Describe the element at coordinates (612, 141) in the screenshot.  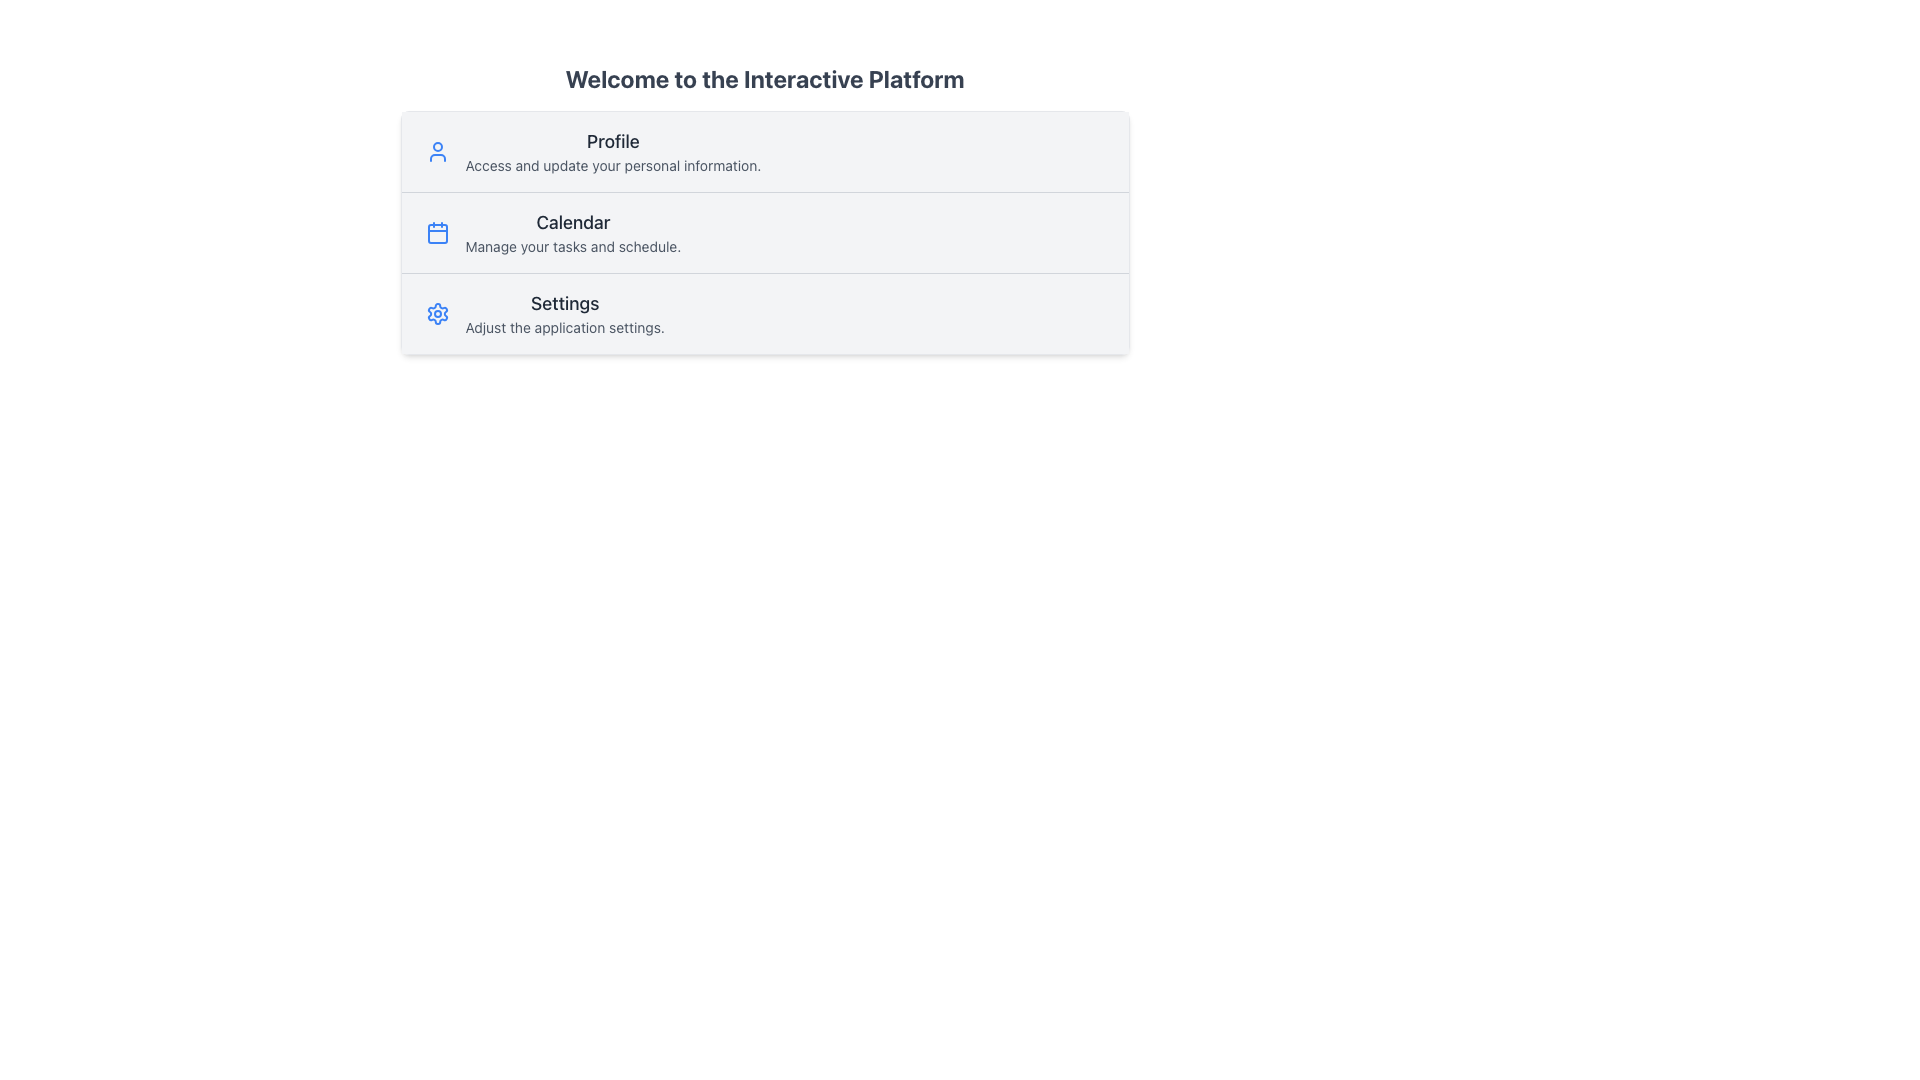
I see `the Text Label that serves as a heading for the section, located at the top-left of the card layout, above the subtitle 'Access and update your personal information.'` at that location.